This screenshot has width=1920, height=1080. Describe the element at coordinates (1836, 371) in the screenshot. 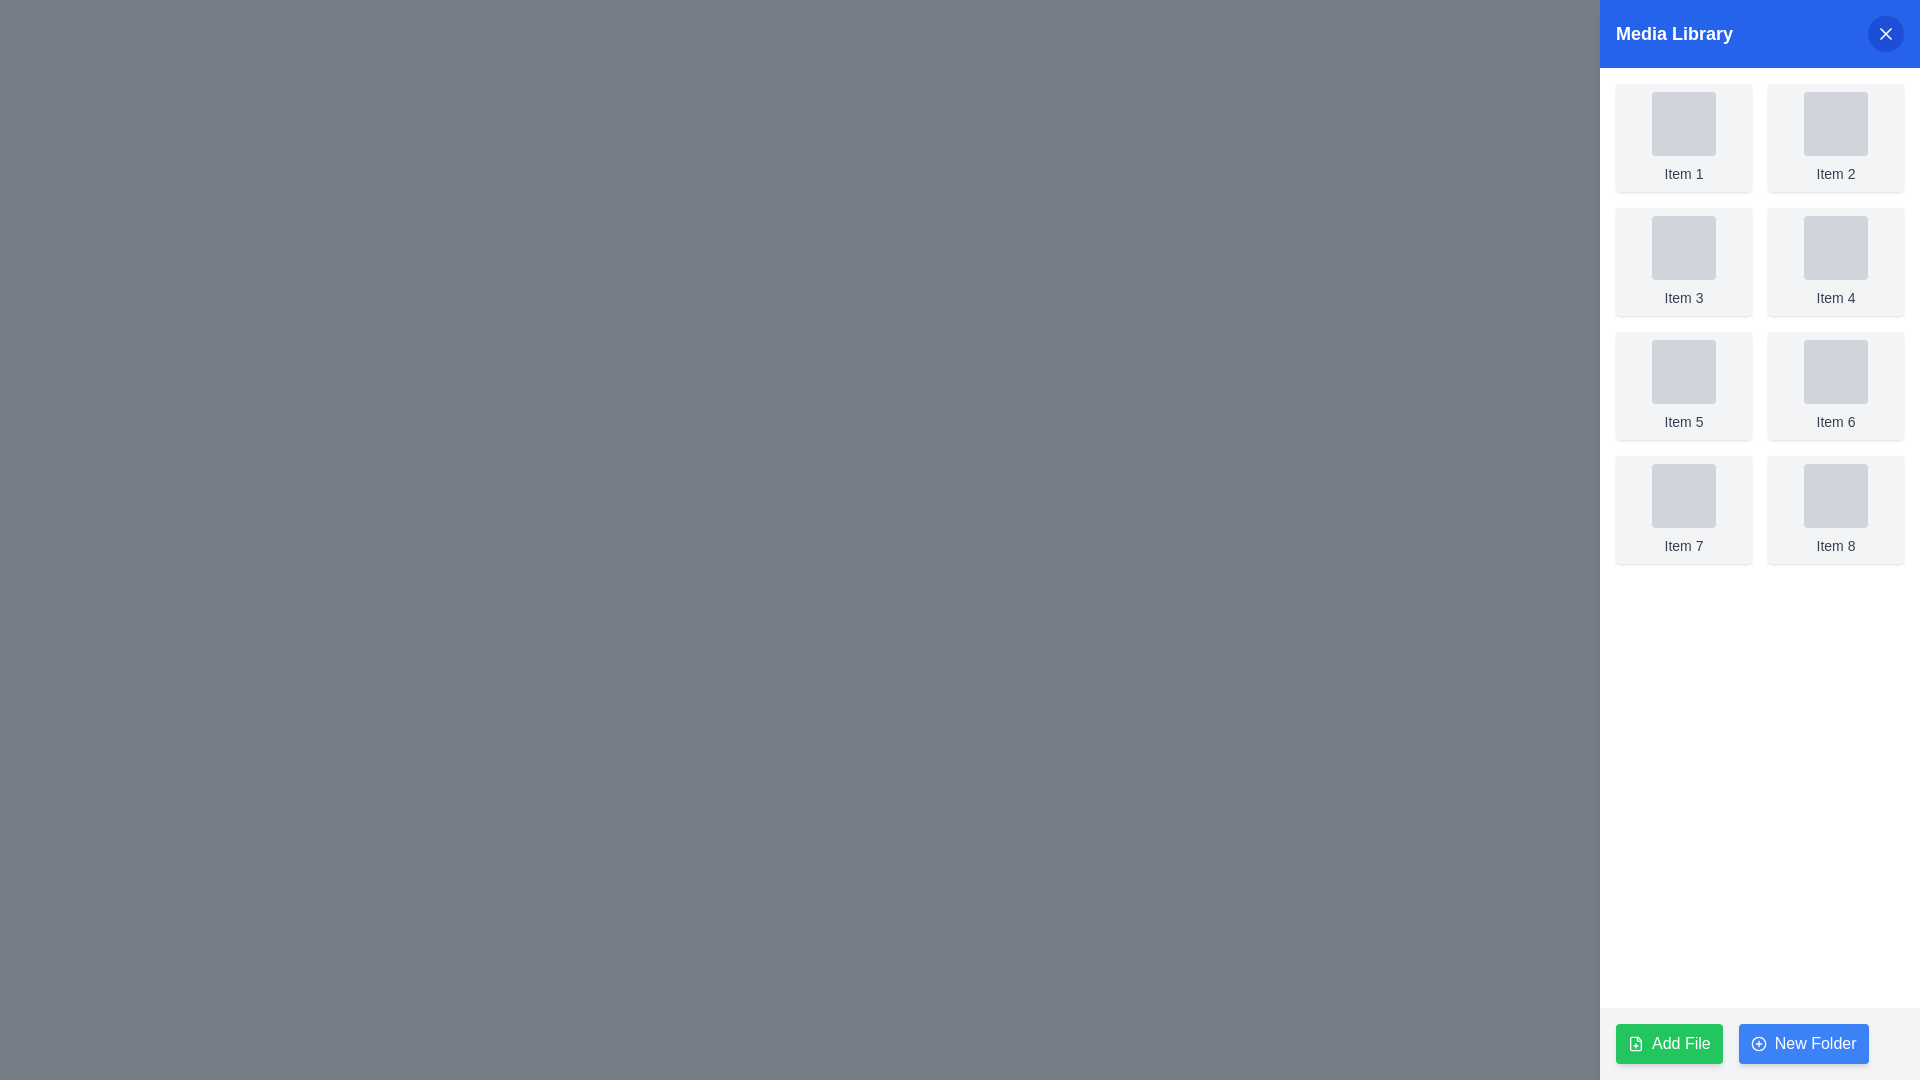

I see `the decorative element associated with 'Item 6', which is located in the second row, first column of its grid layout` at that location.